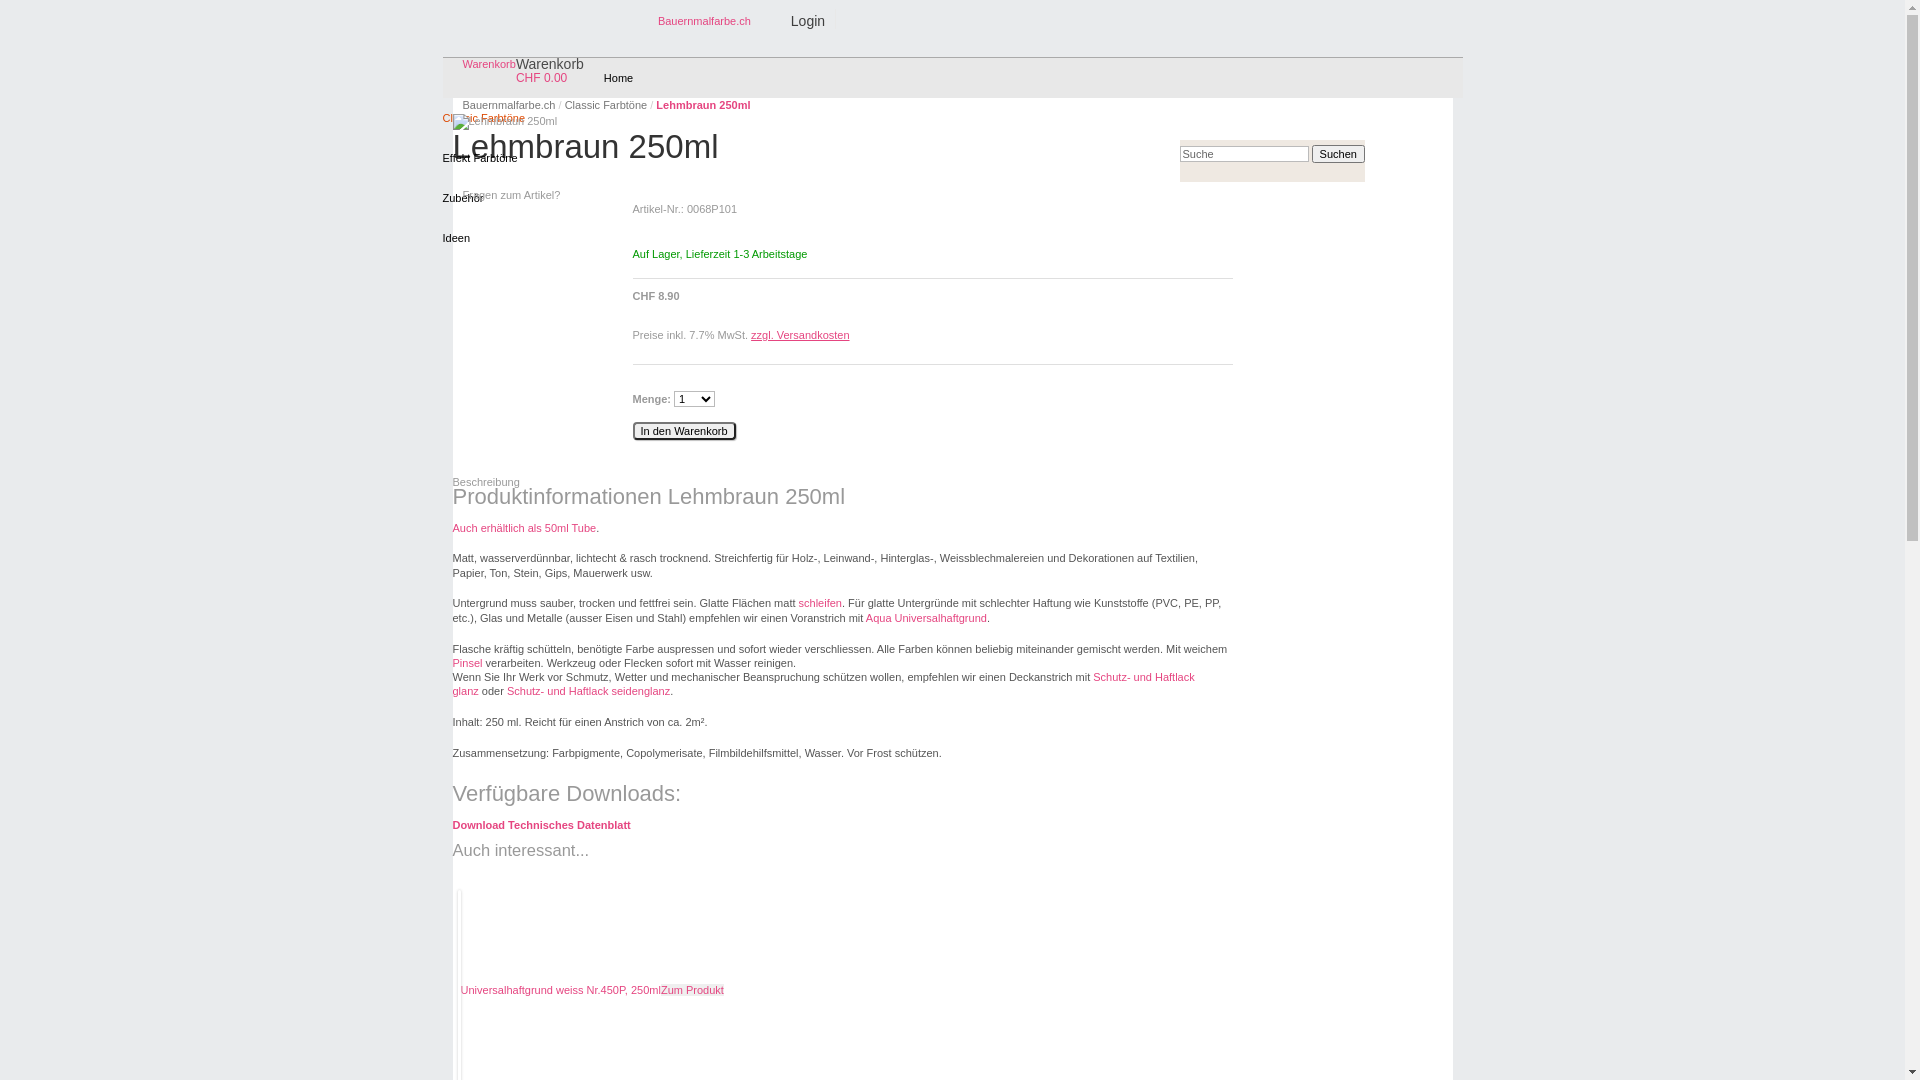 This screenshot has height=1080, width=1920. I want to click on 'Download Technisches Datenblatt', so click(450, 825).